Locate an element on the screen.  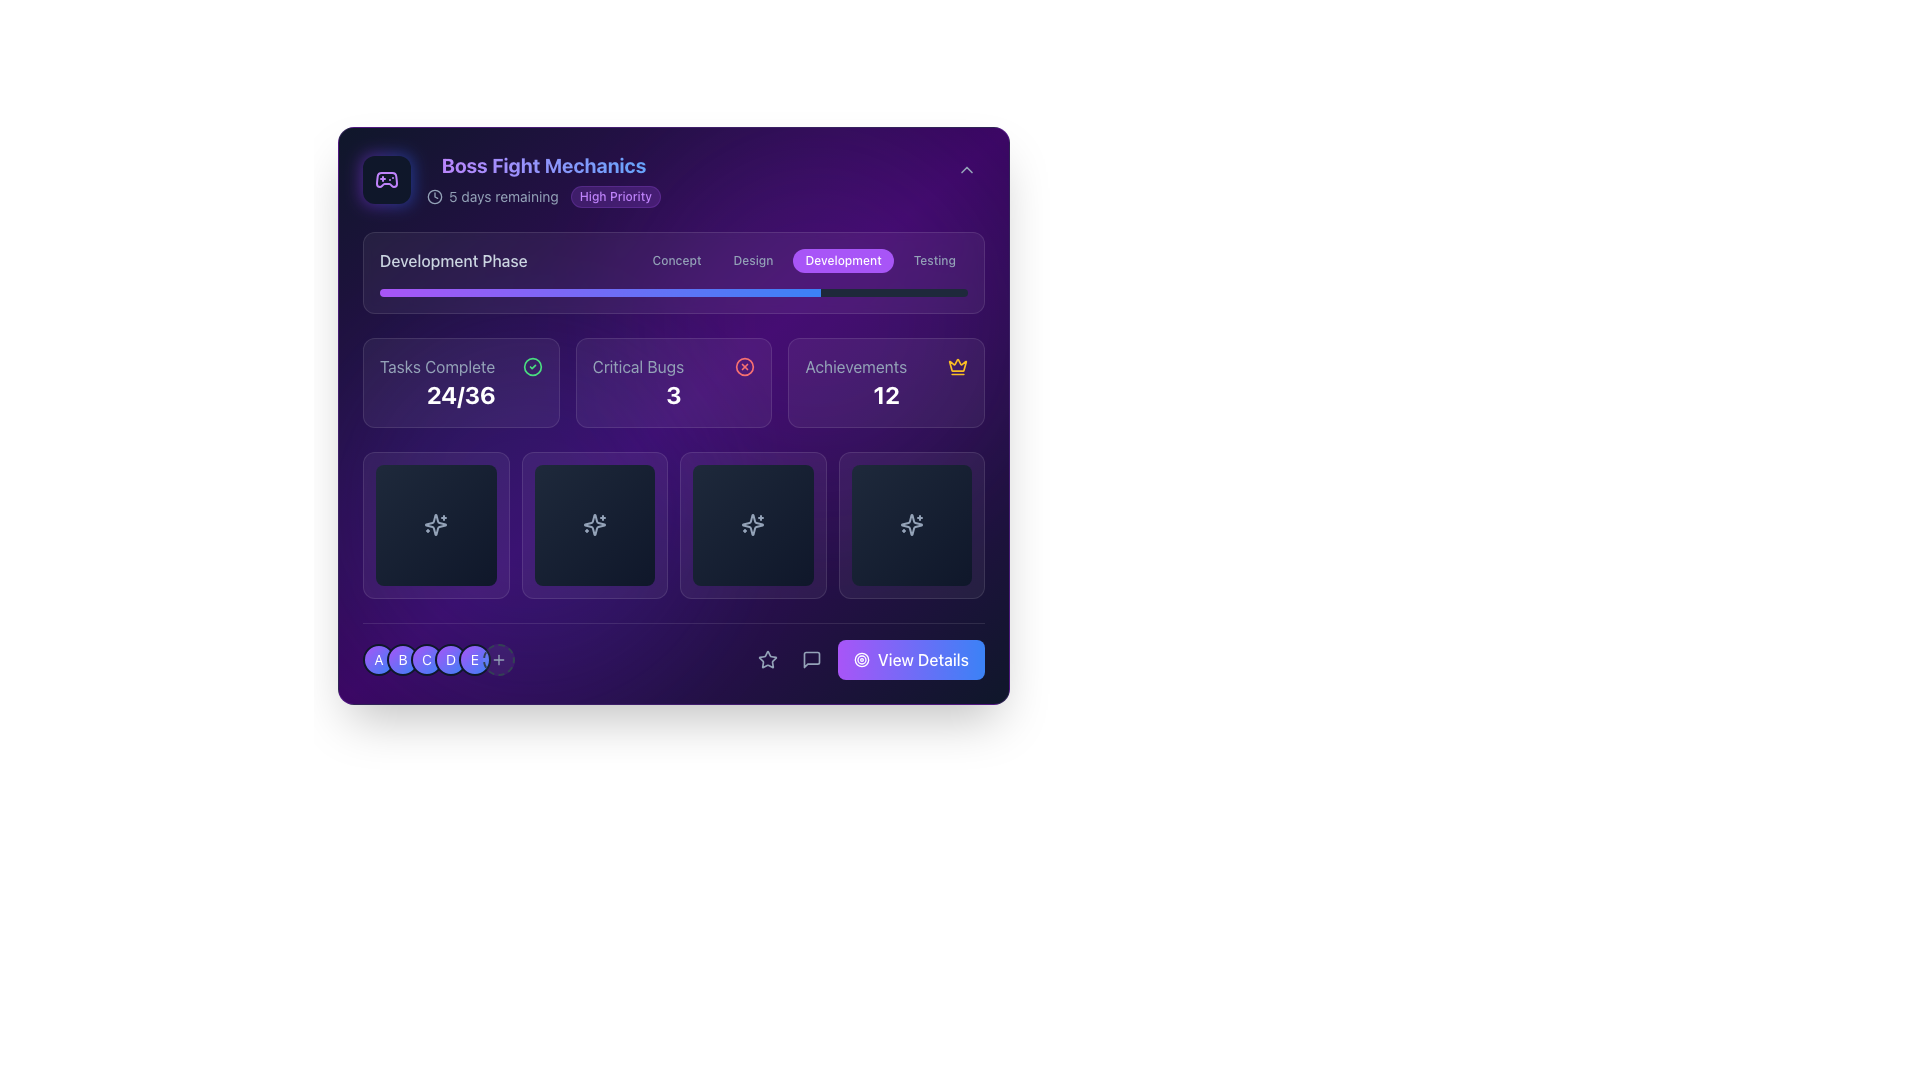
the second cell from the left in the rectangular grid containing four interactive cells, which features sparkles icons that change to purple on hover is located at coordinates (673, 523).